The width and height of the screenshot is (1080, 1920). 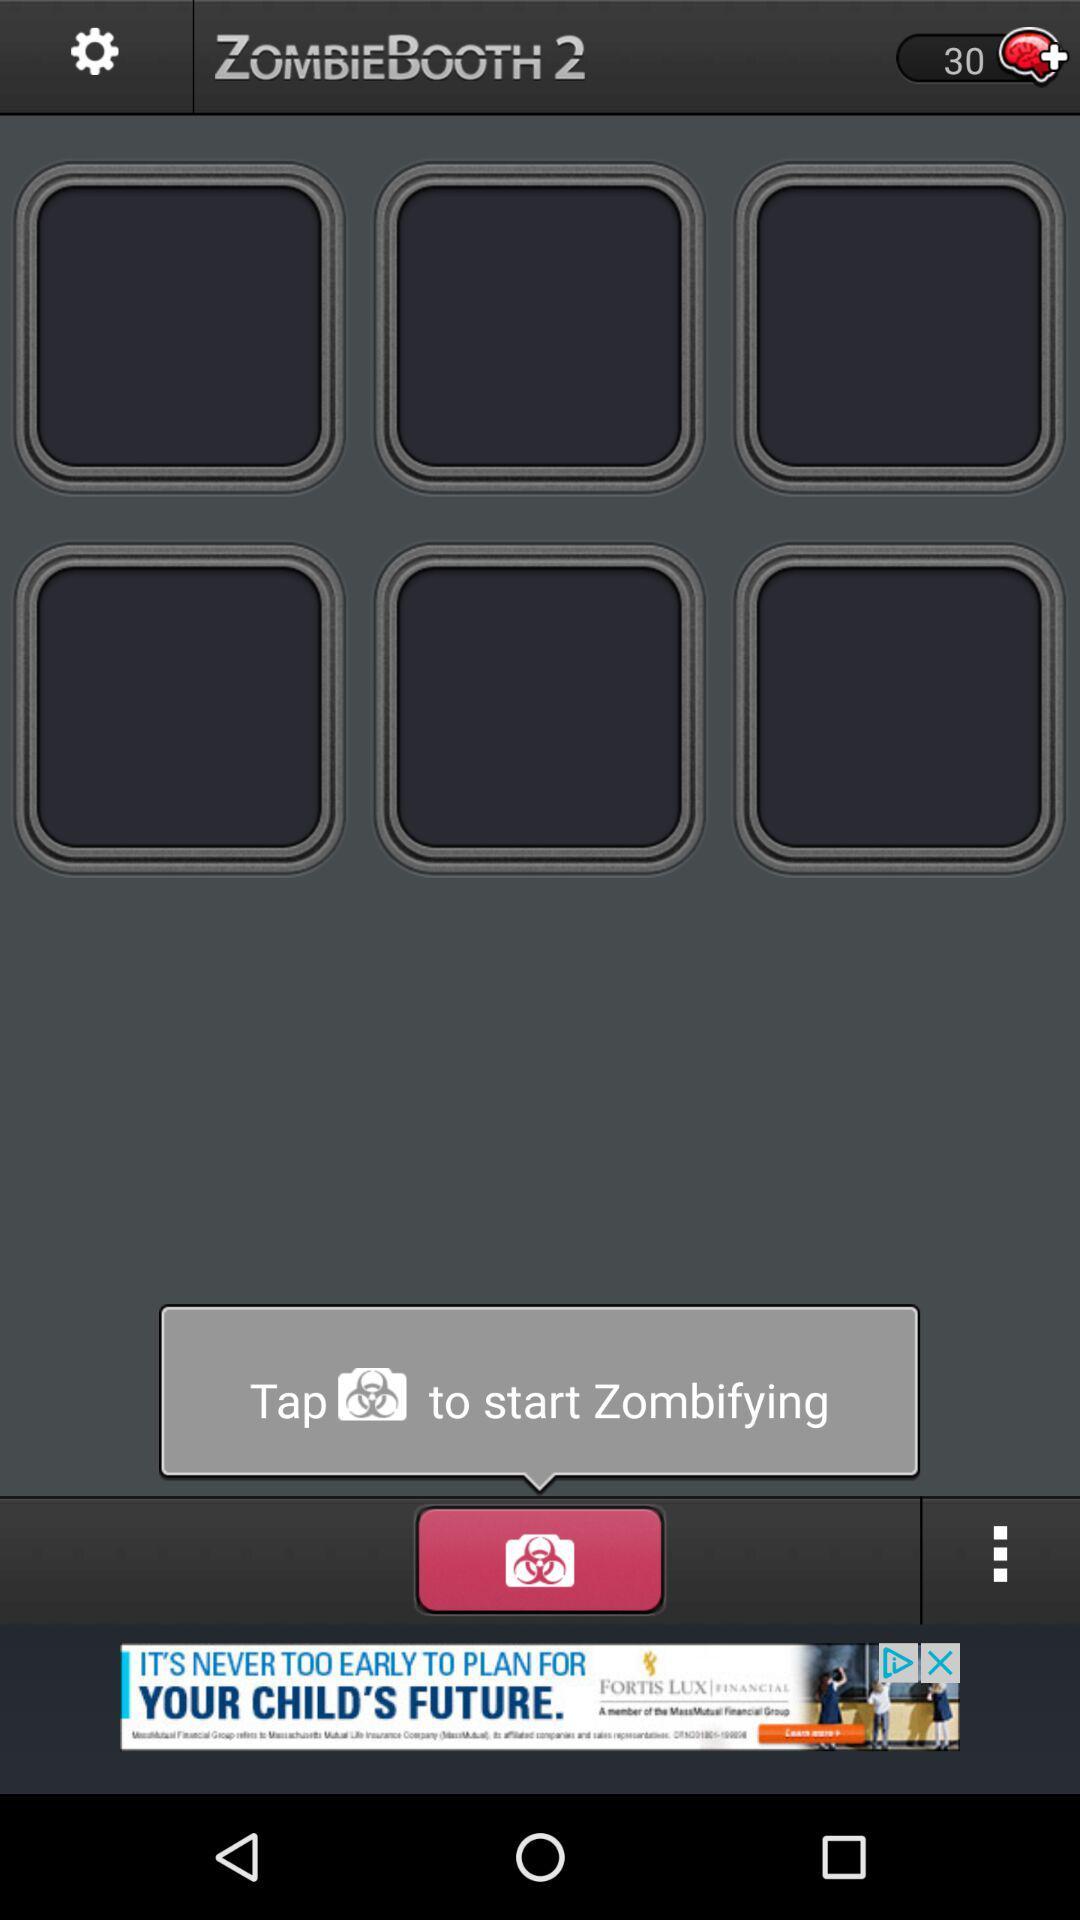 I want to click on change settings, so click(x=96, y=57).